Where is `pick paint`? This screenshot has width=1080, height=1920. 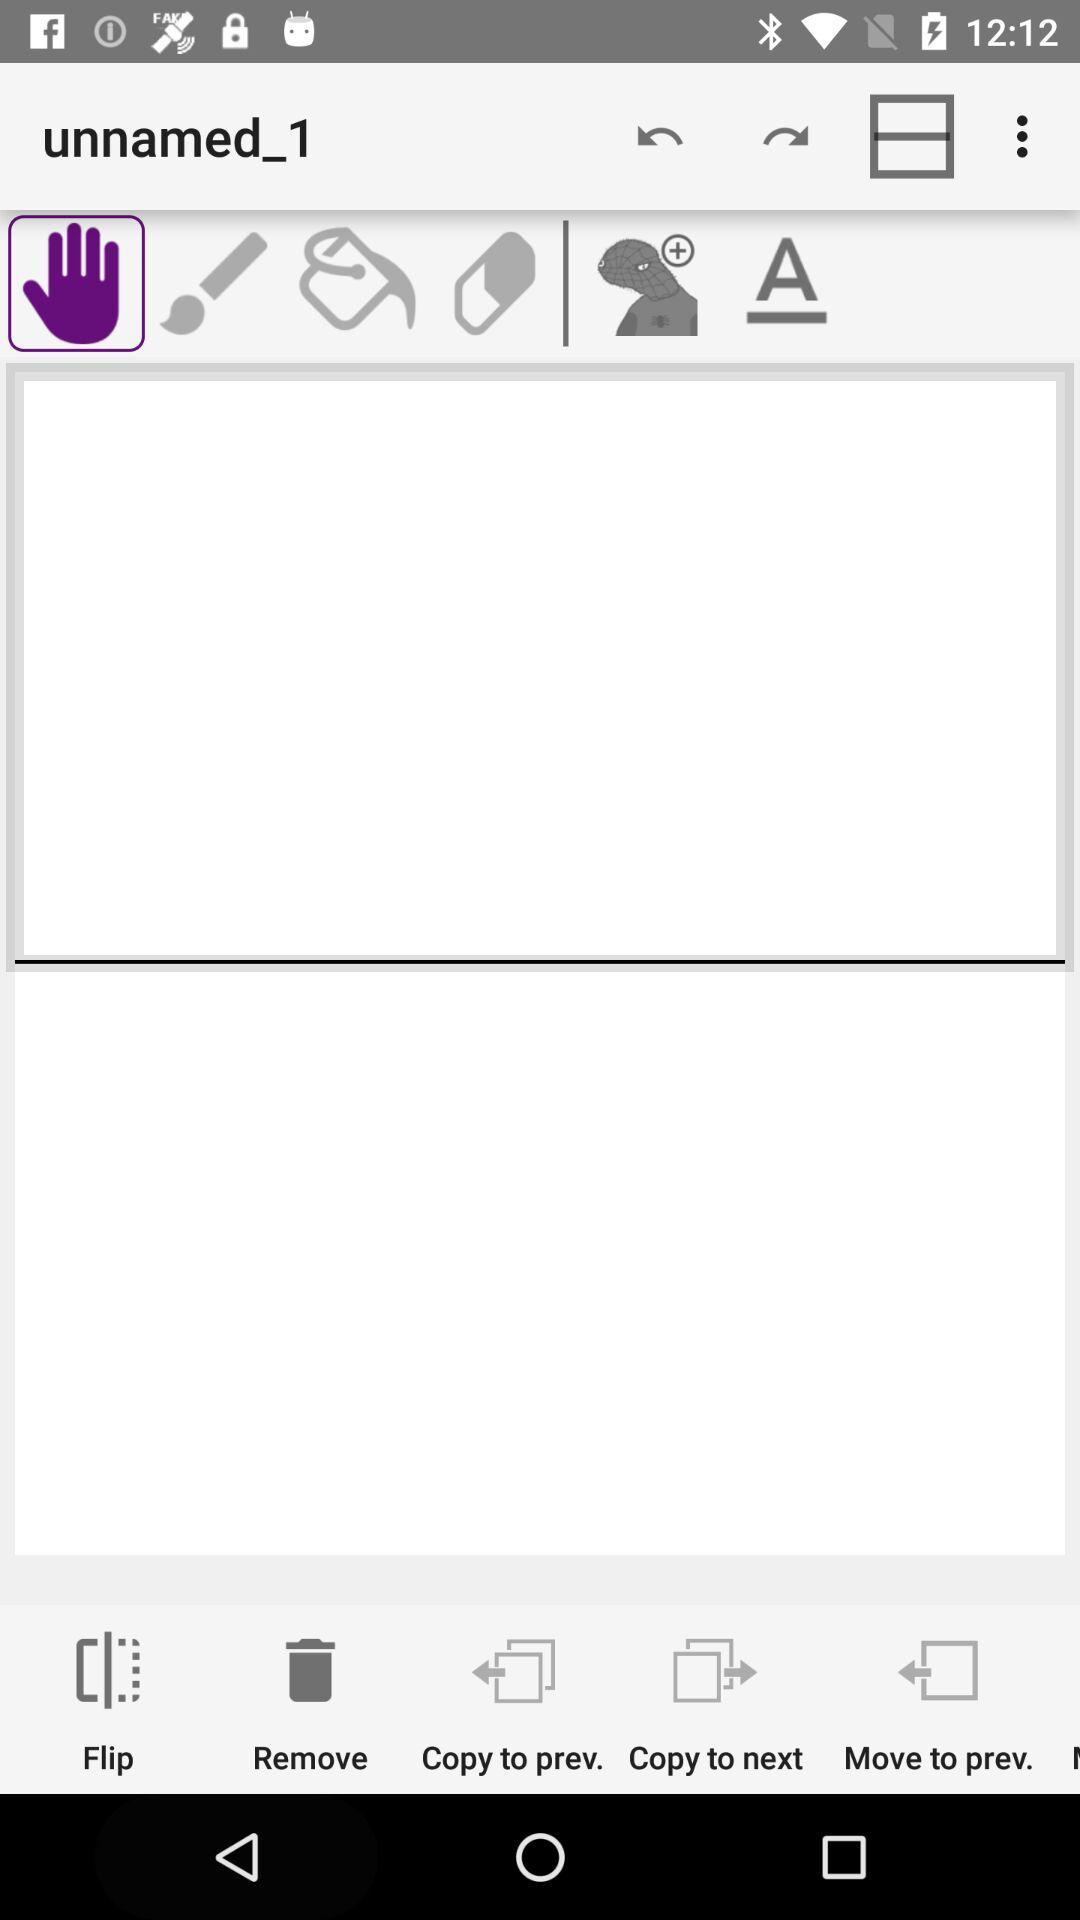 pick paint is located at coordinates (354, 282).